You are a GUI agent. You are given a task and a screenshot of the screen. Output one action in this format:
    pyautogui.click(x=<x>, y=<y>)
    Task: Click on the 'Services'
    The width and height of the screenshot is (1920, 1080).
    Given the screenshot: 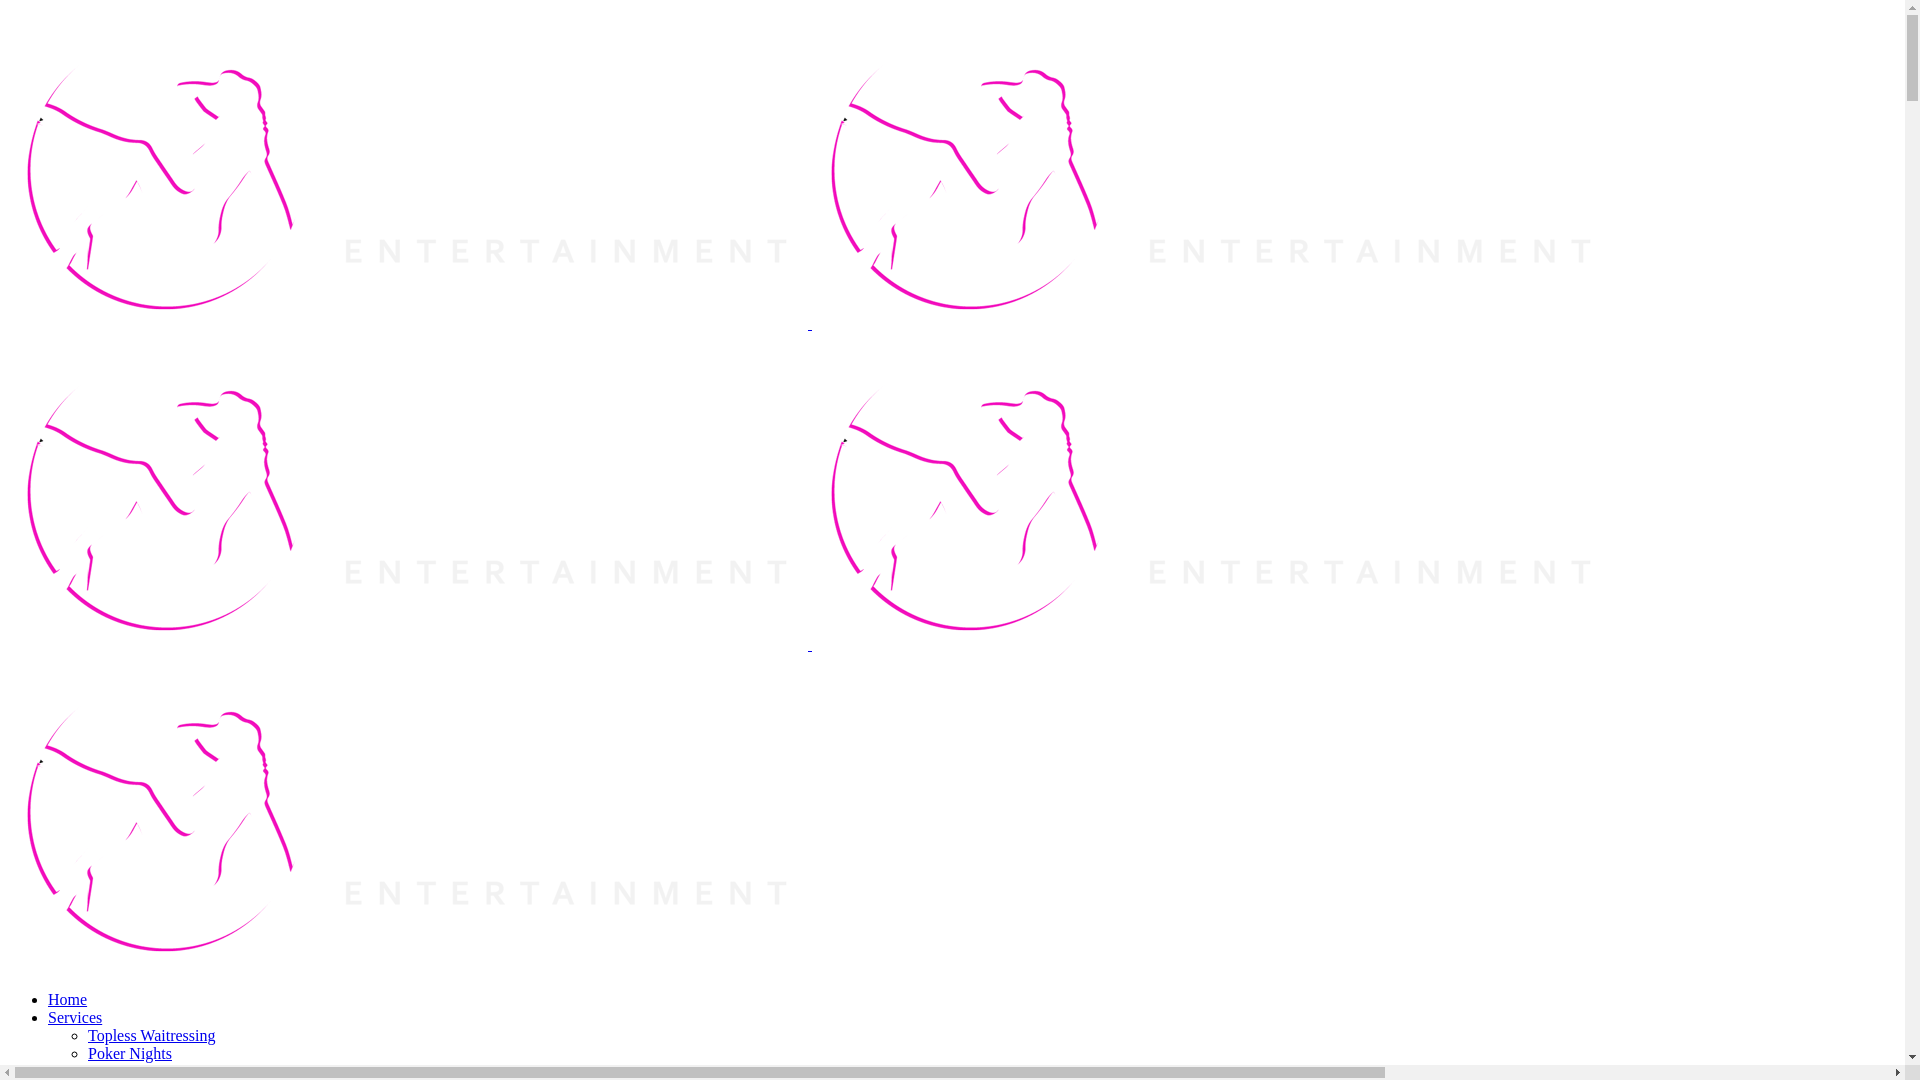 What is the action you would take?
    pyautogui.click(x=75, y=1017)
    